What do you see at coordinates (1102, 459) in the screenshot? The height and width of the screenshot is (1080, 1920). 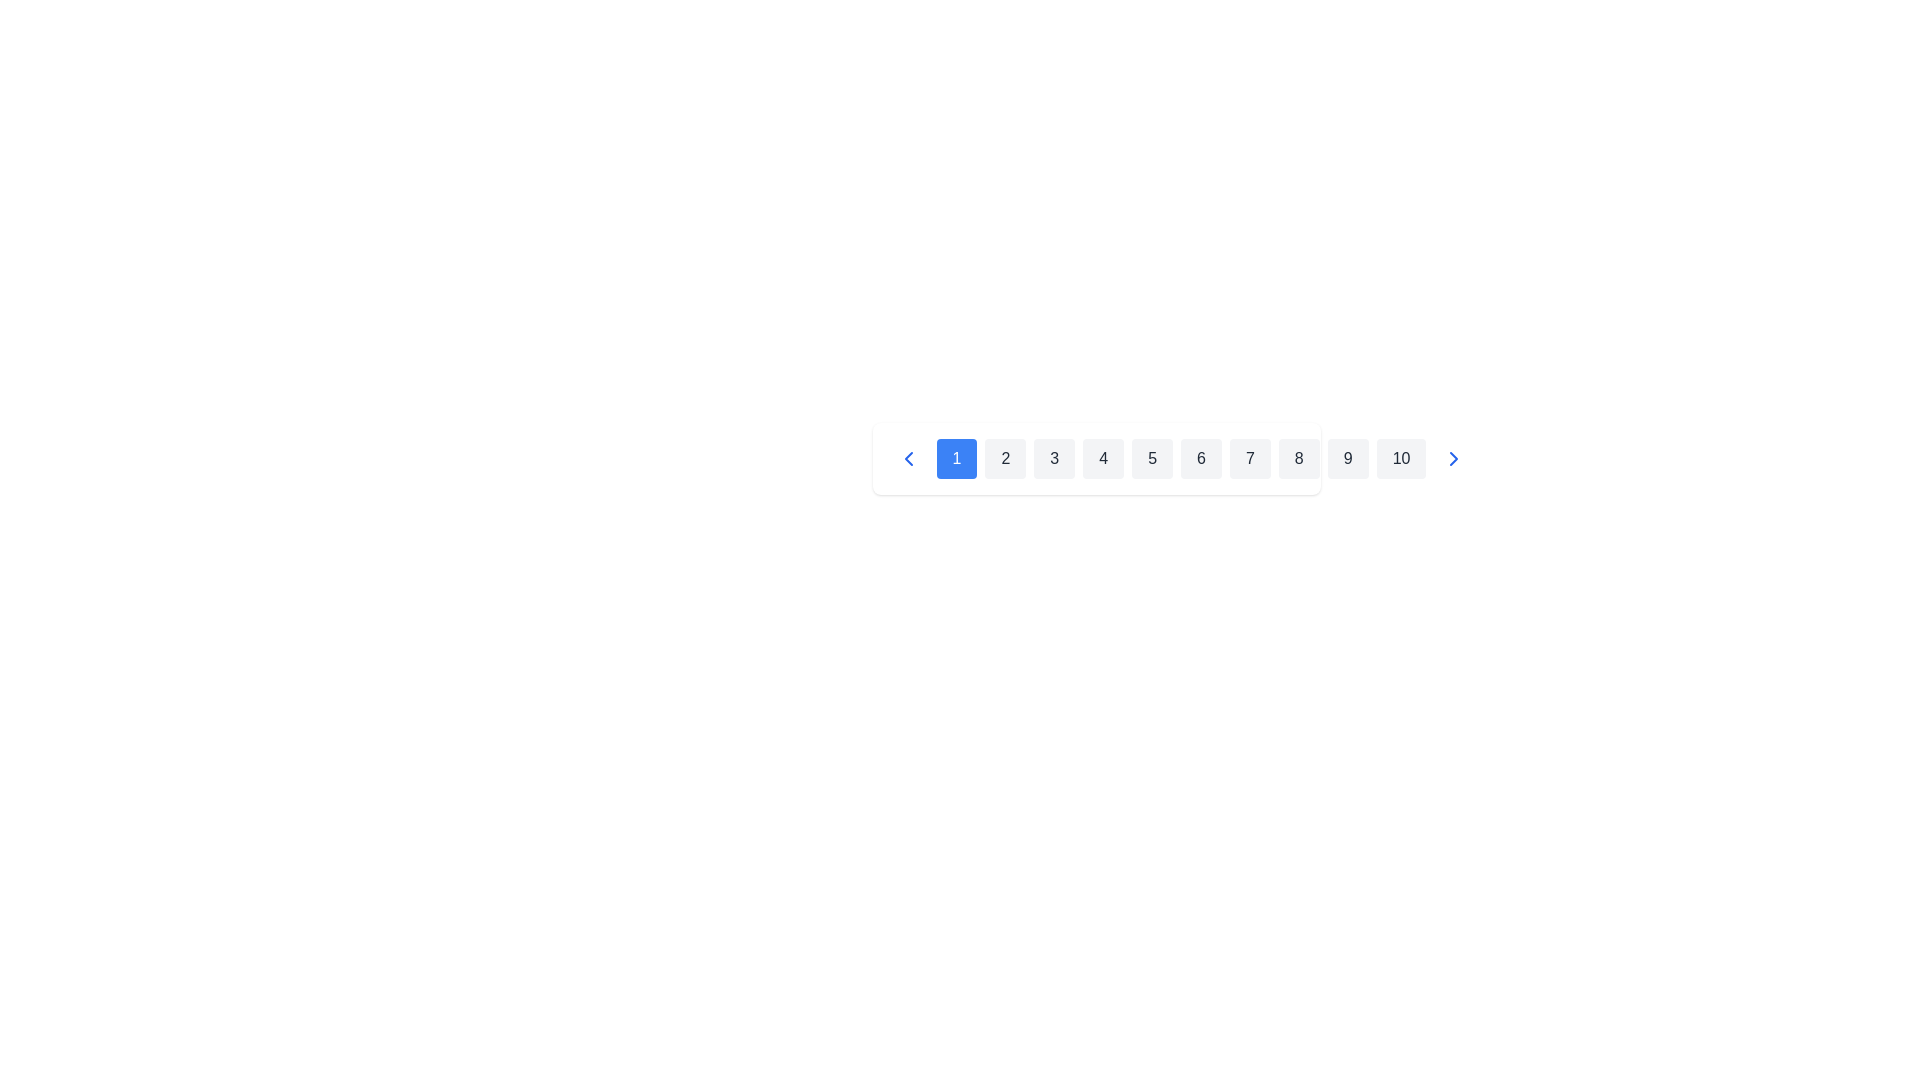 I see `the 4th pagination button` at bounding box center [1102, 459].